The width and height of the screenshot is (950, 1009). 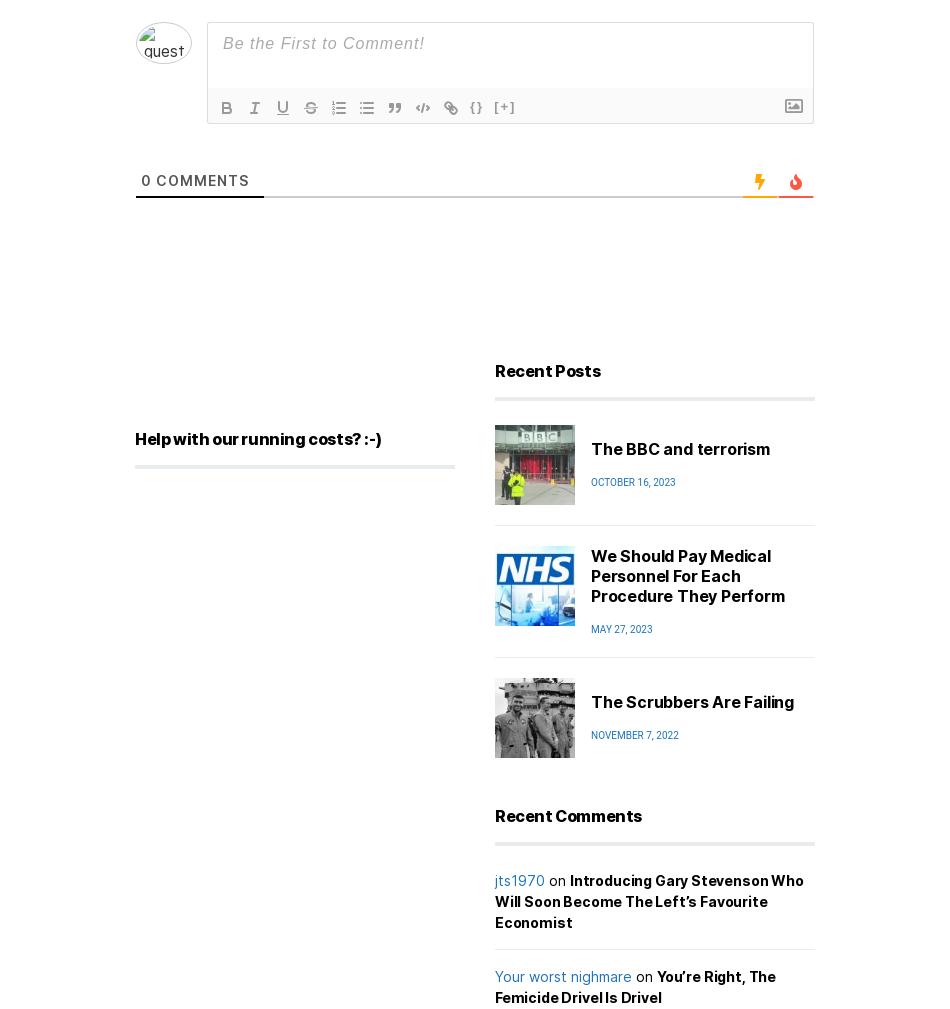 What do you see at coordinates (200, 178) in the screenshot?
I see `'Comments'` at bounding box center [200, 178].